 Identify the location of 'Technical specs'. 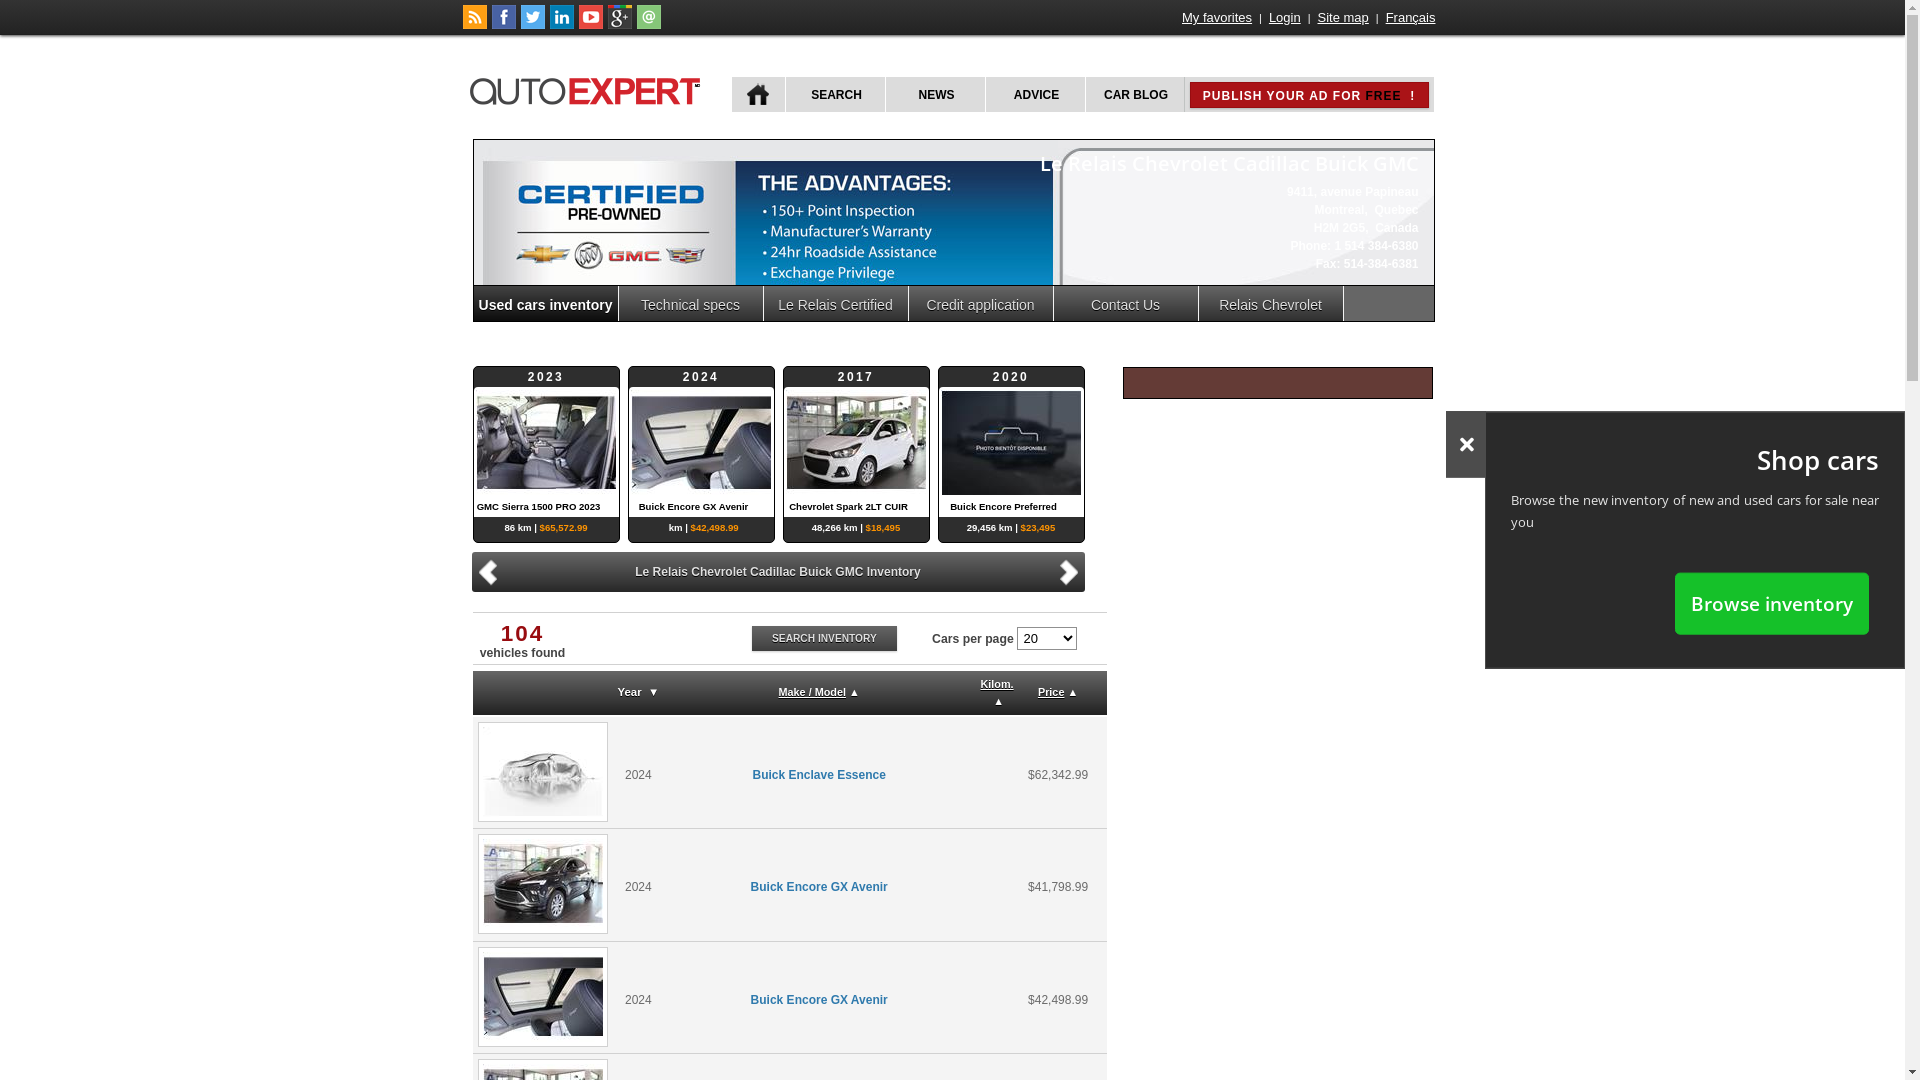
(690, 303).